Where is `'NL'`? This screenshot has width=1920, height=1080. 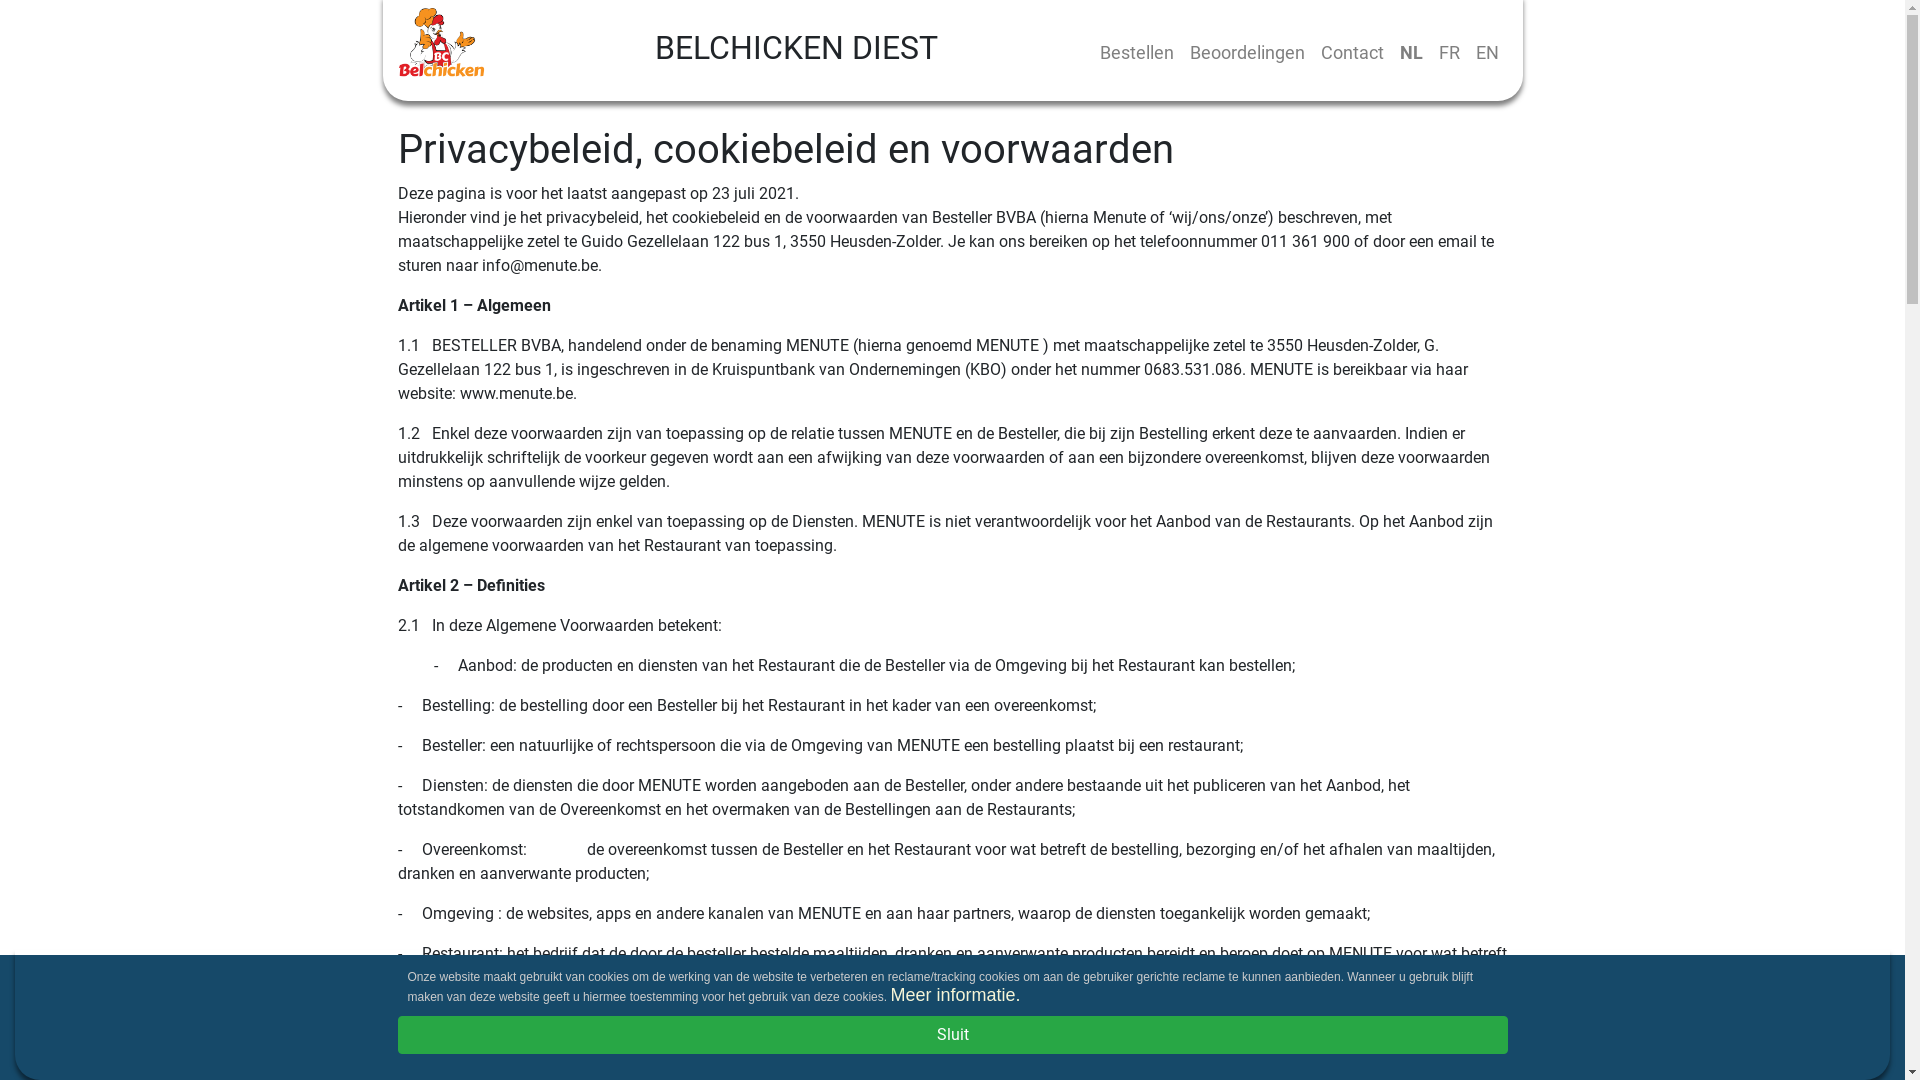 'NL' is located at coordinates (1410, 51).